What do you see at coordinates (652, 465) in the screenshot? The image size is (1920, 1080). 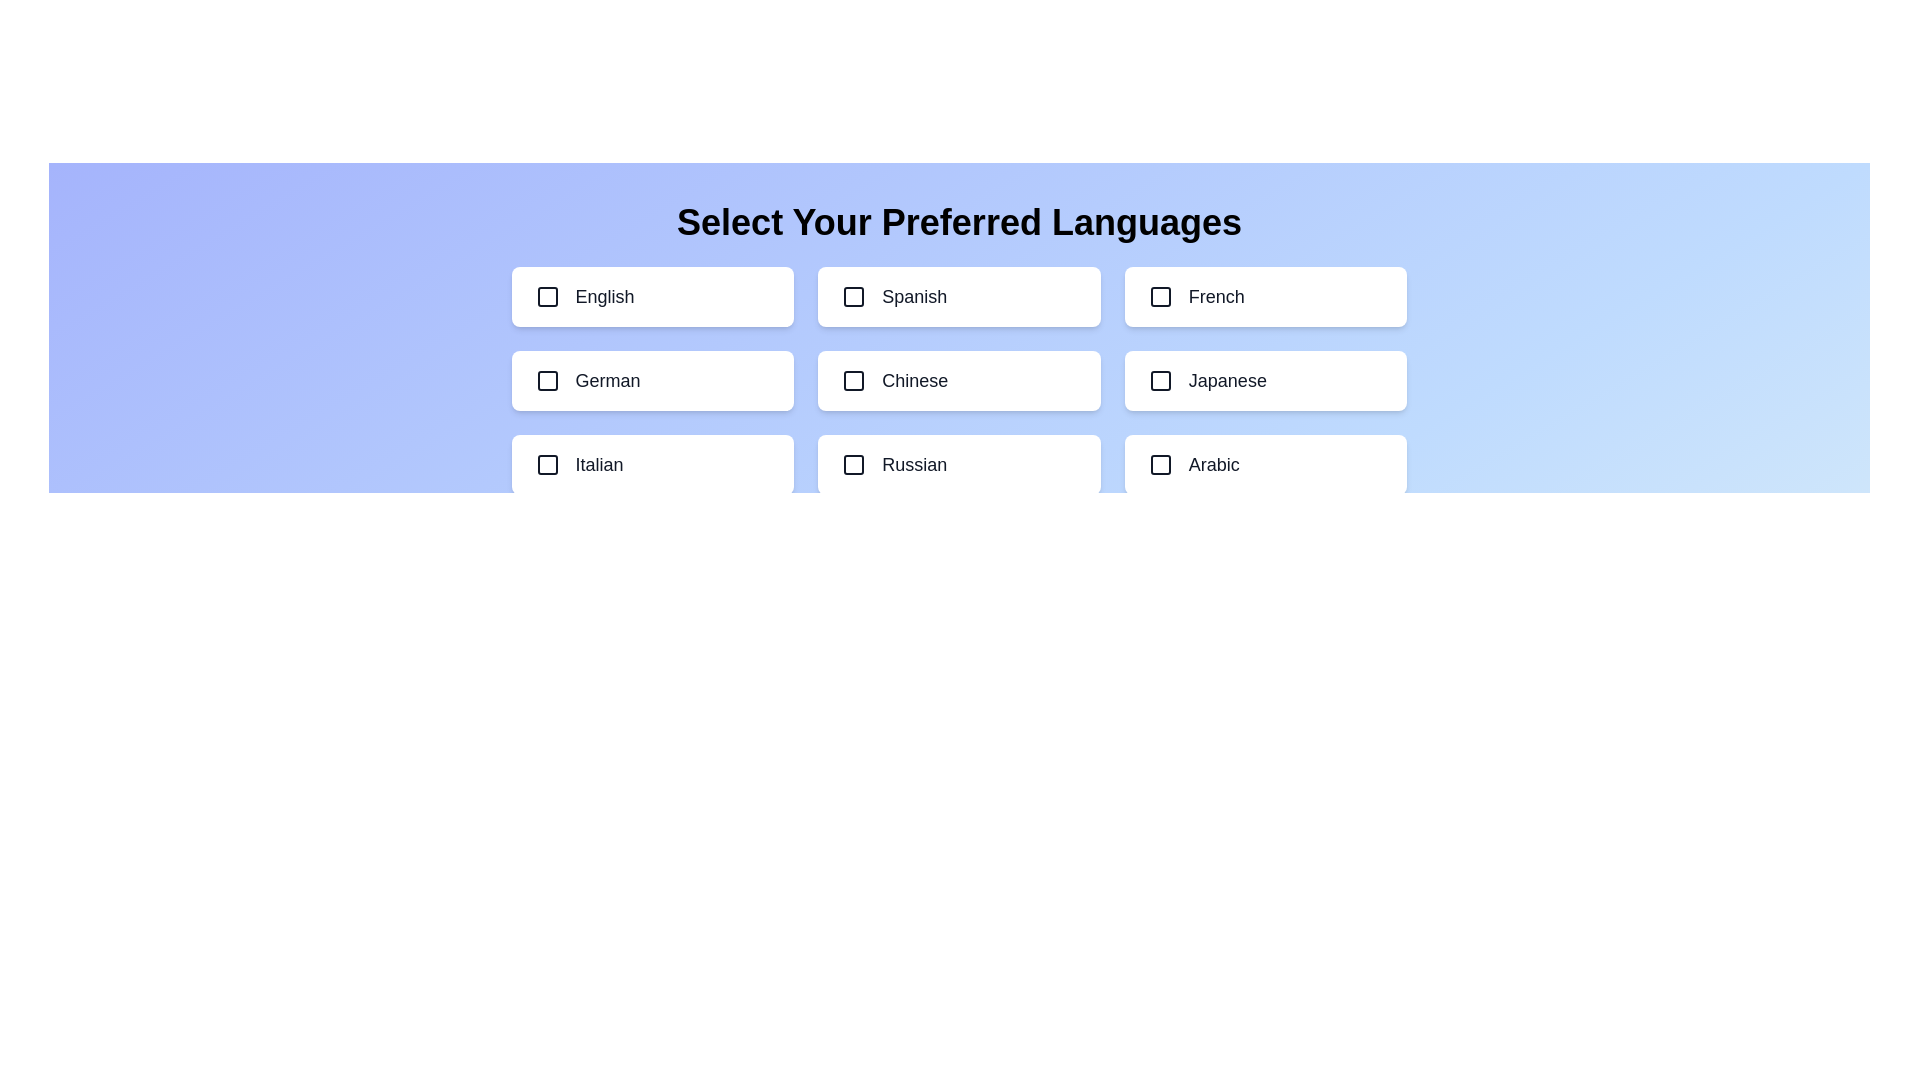 I see `the language option Italian` at bounding box center [652, 465].